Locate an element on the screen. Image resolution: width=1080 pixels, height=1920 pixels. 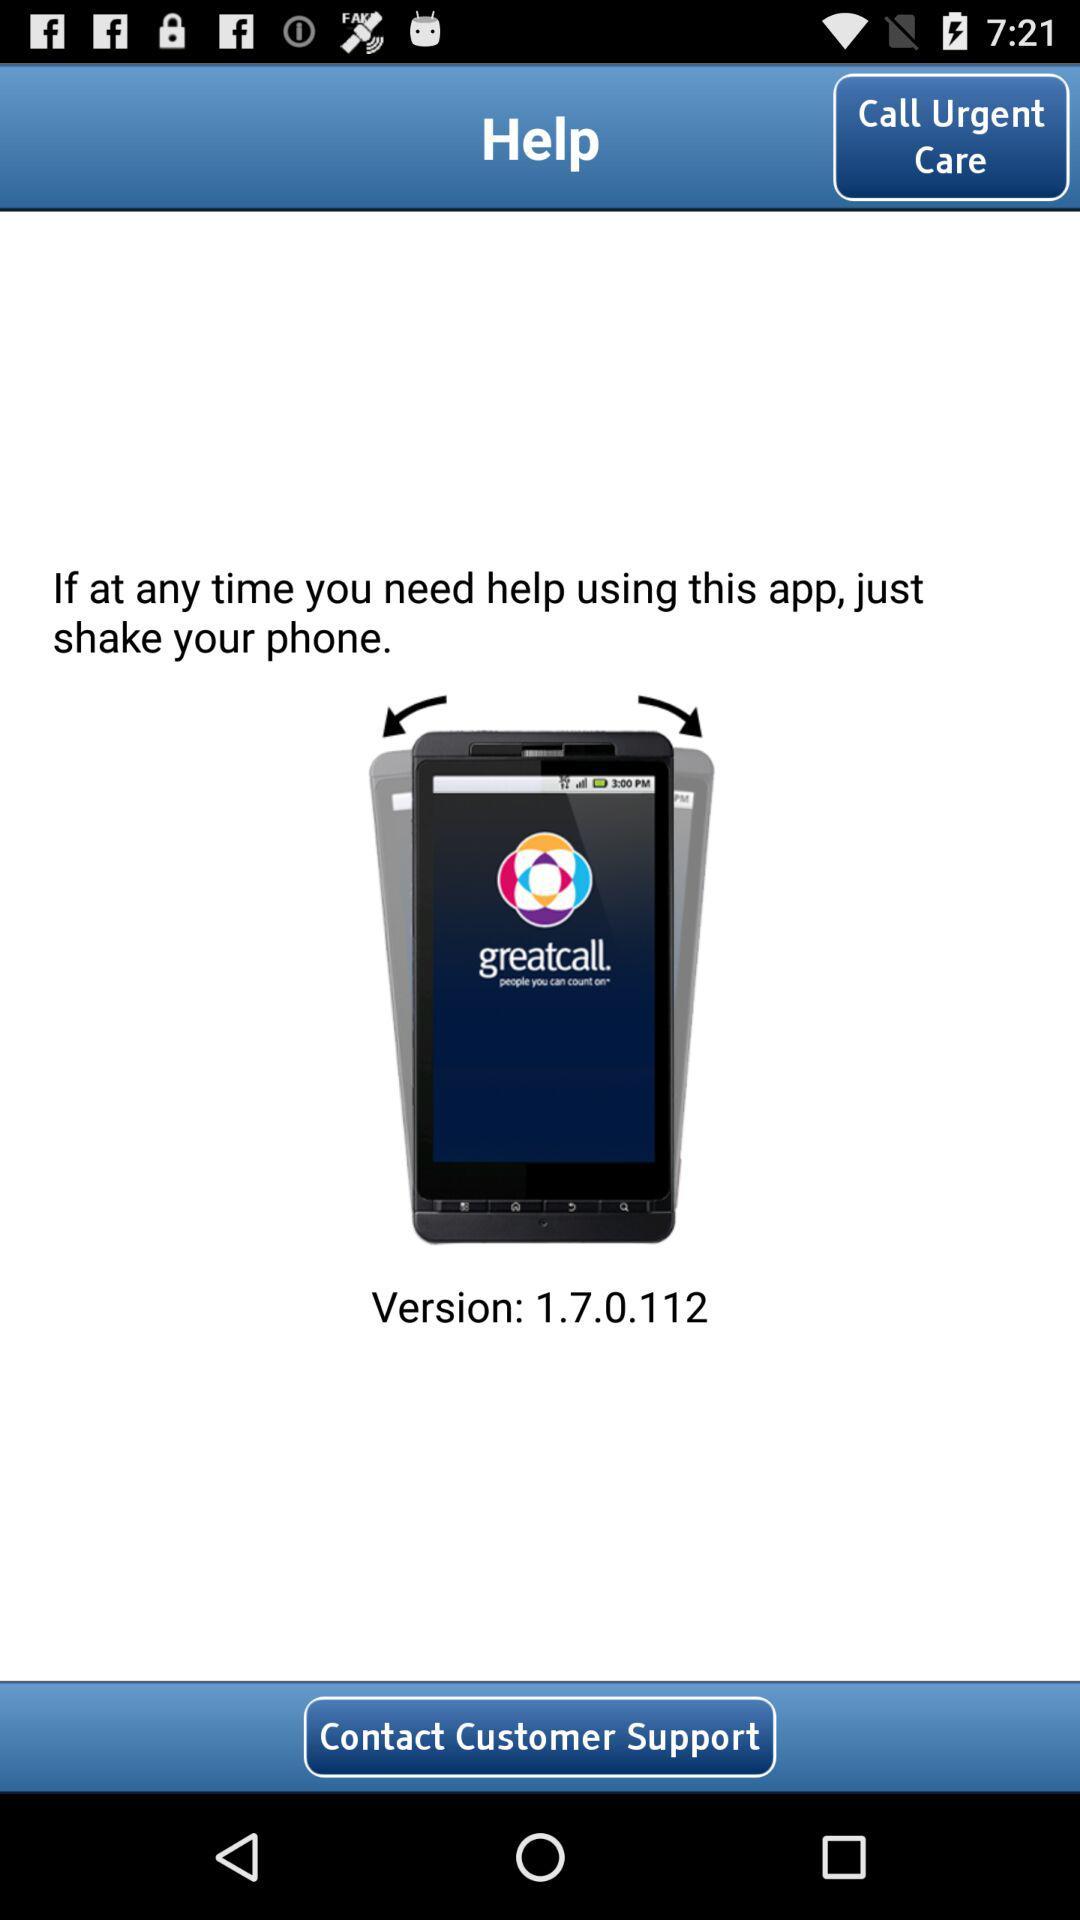
the icon at the top right corner is located at coordinates (950, 136).